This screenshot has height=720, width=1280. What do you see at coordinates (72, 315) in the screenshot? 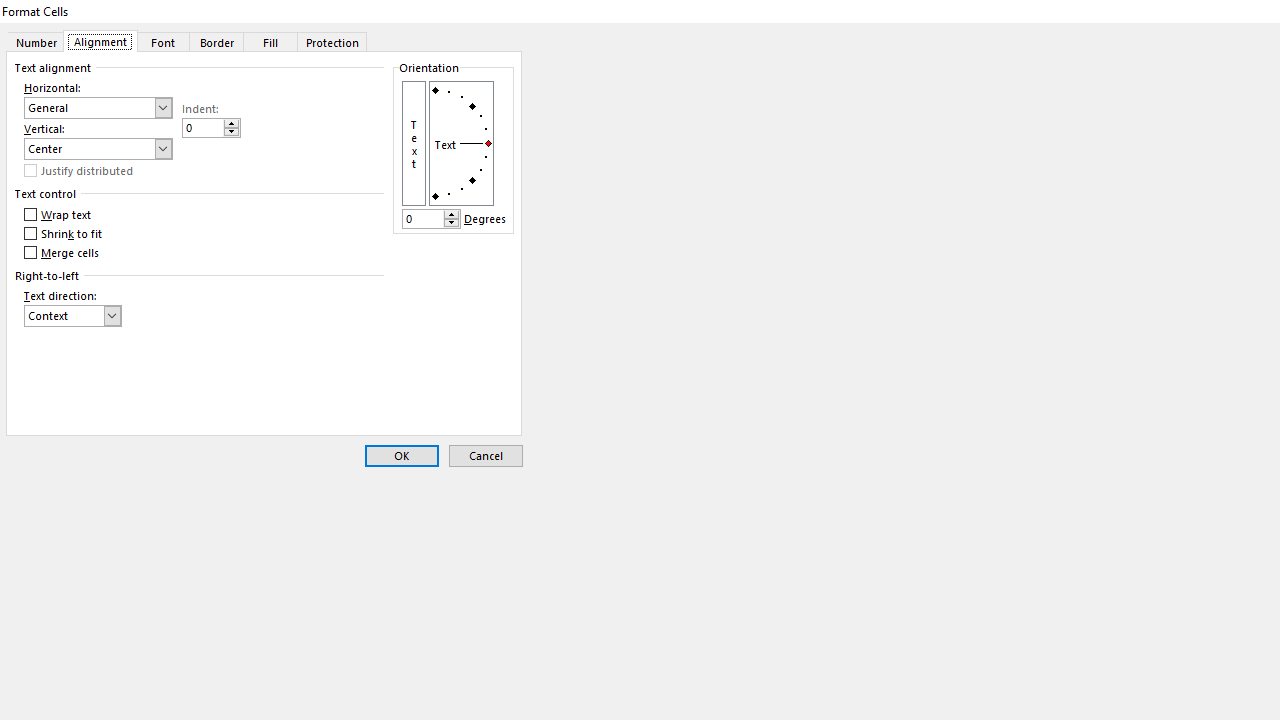
I see `'Text direction:'` at bounding box center [72, 315].